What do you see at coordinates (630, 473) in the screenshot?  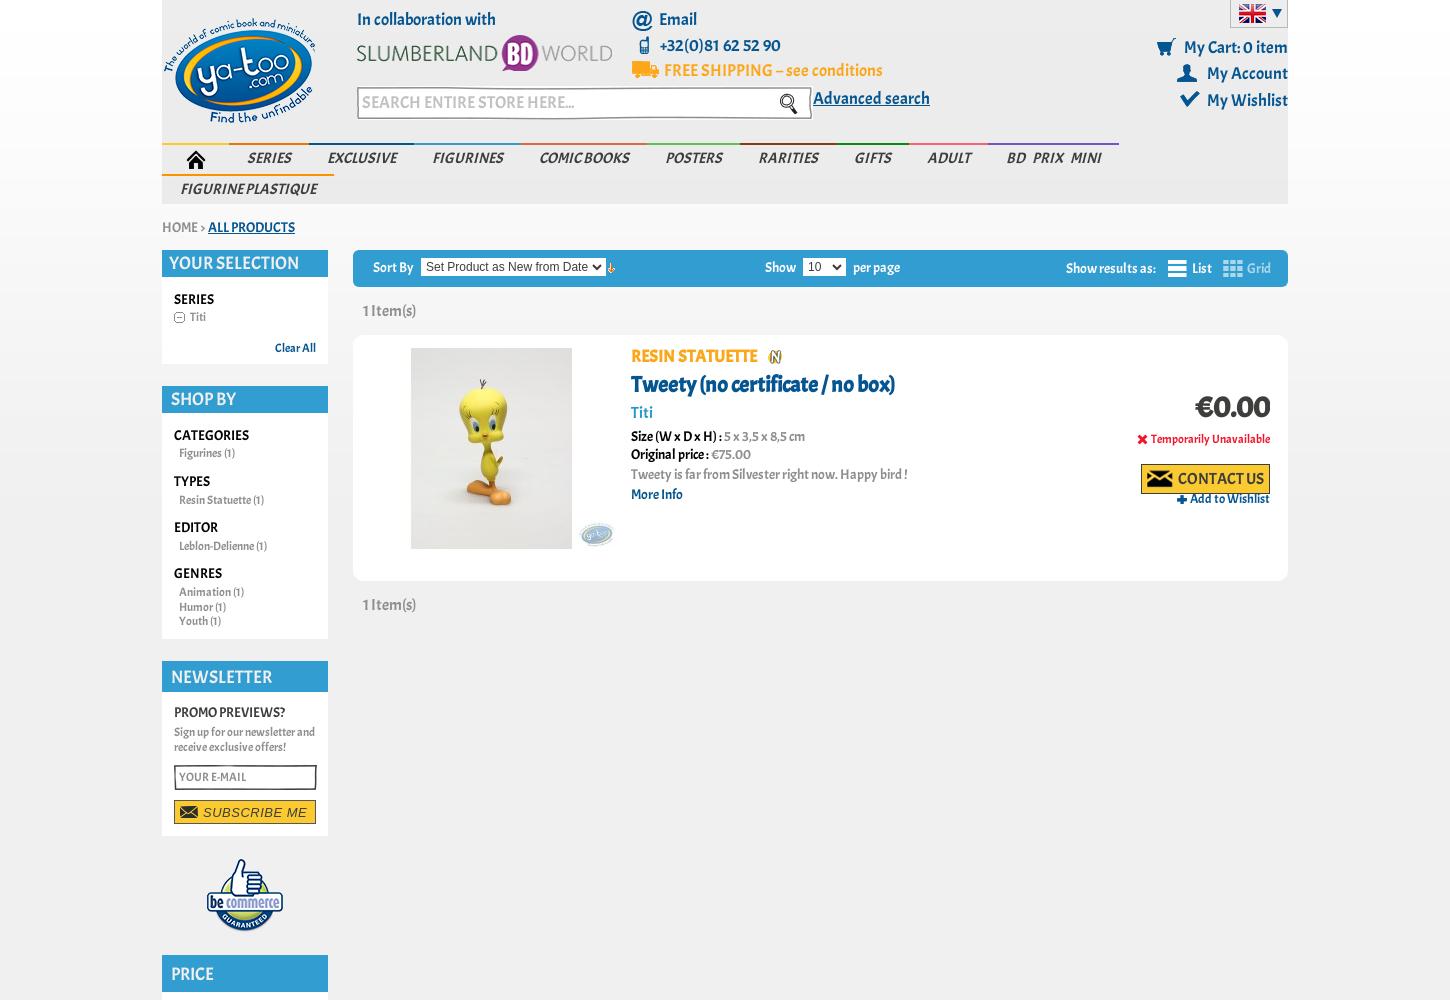 I see `'Tweety is far from Silvester right now. Happy bird !'` at bounding box center [630, 473].